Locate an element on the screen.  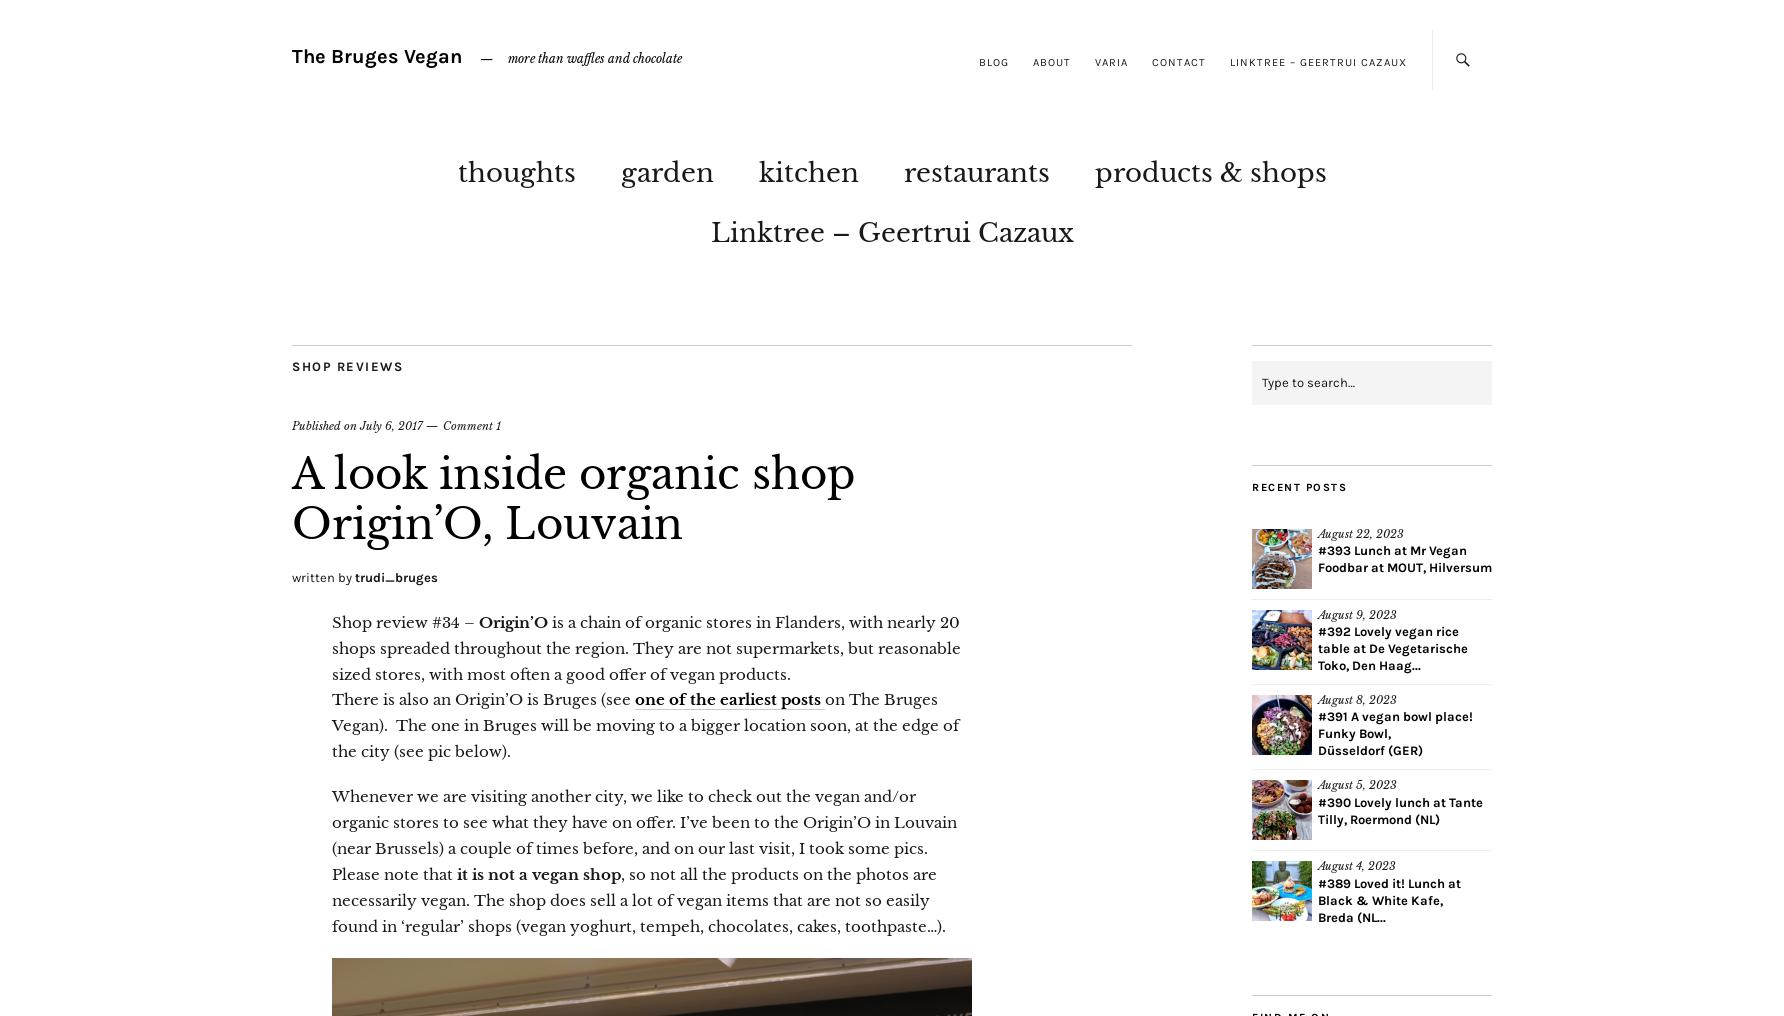
'garden' is located at coordinates (665, 172).